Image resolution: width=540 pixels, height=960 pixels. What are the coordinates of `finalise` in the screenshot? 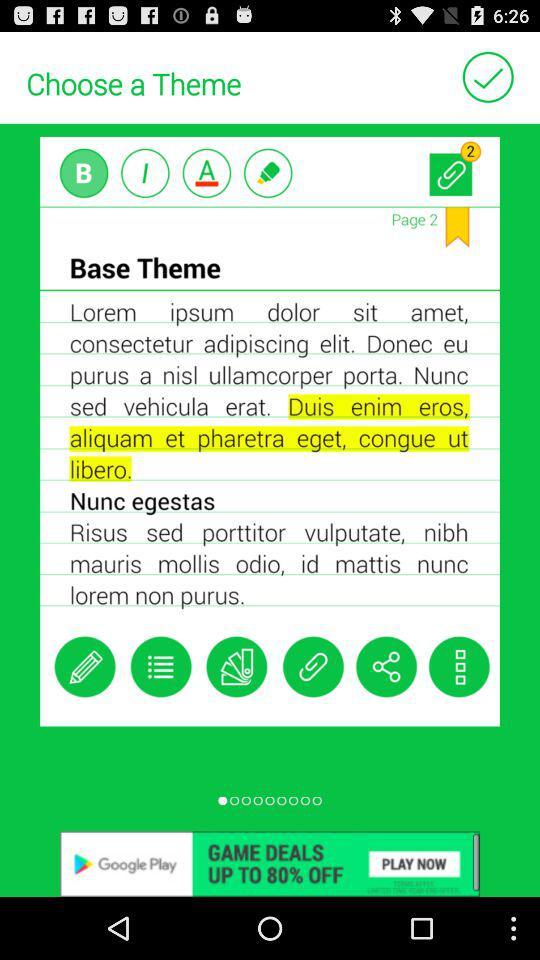 It's located at (487, 76).